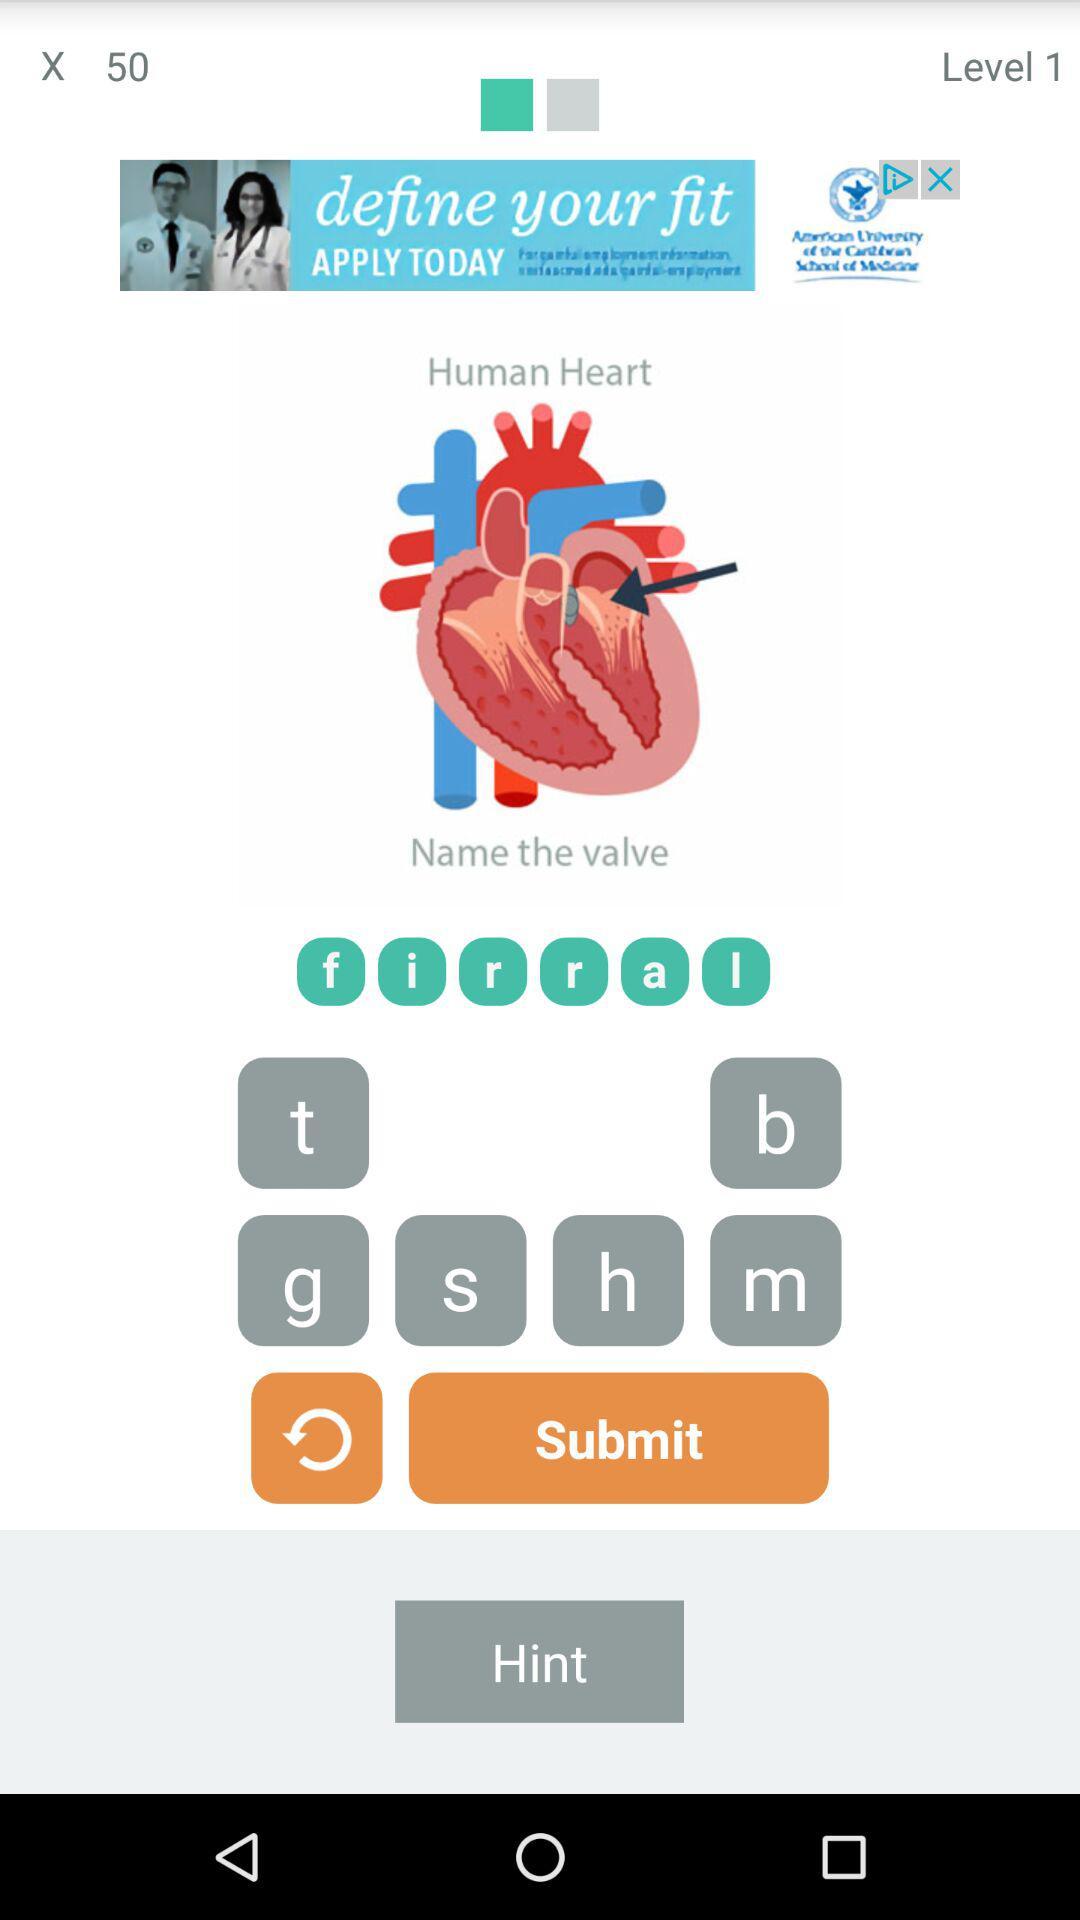 The image size is (1080, 1920). I want to click on adverstisment, so click(540, 225).